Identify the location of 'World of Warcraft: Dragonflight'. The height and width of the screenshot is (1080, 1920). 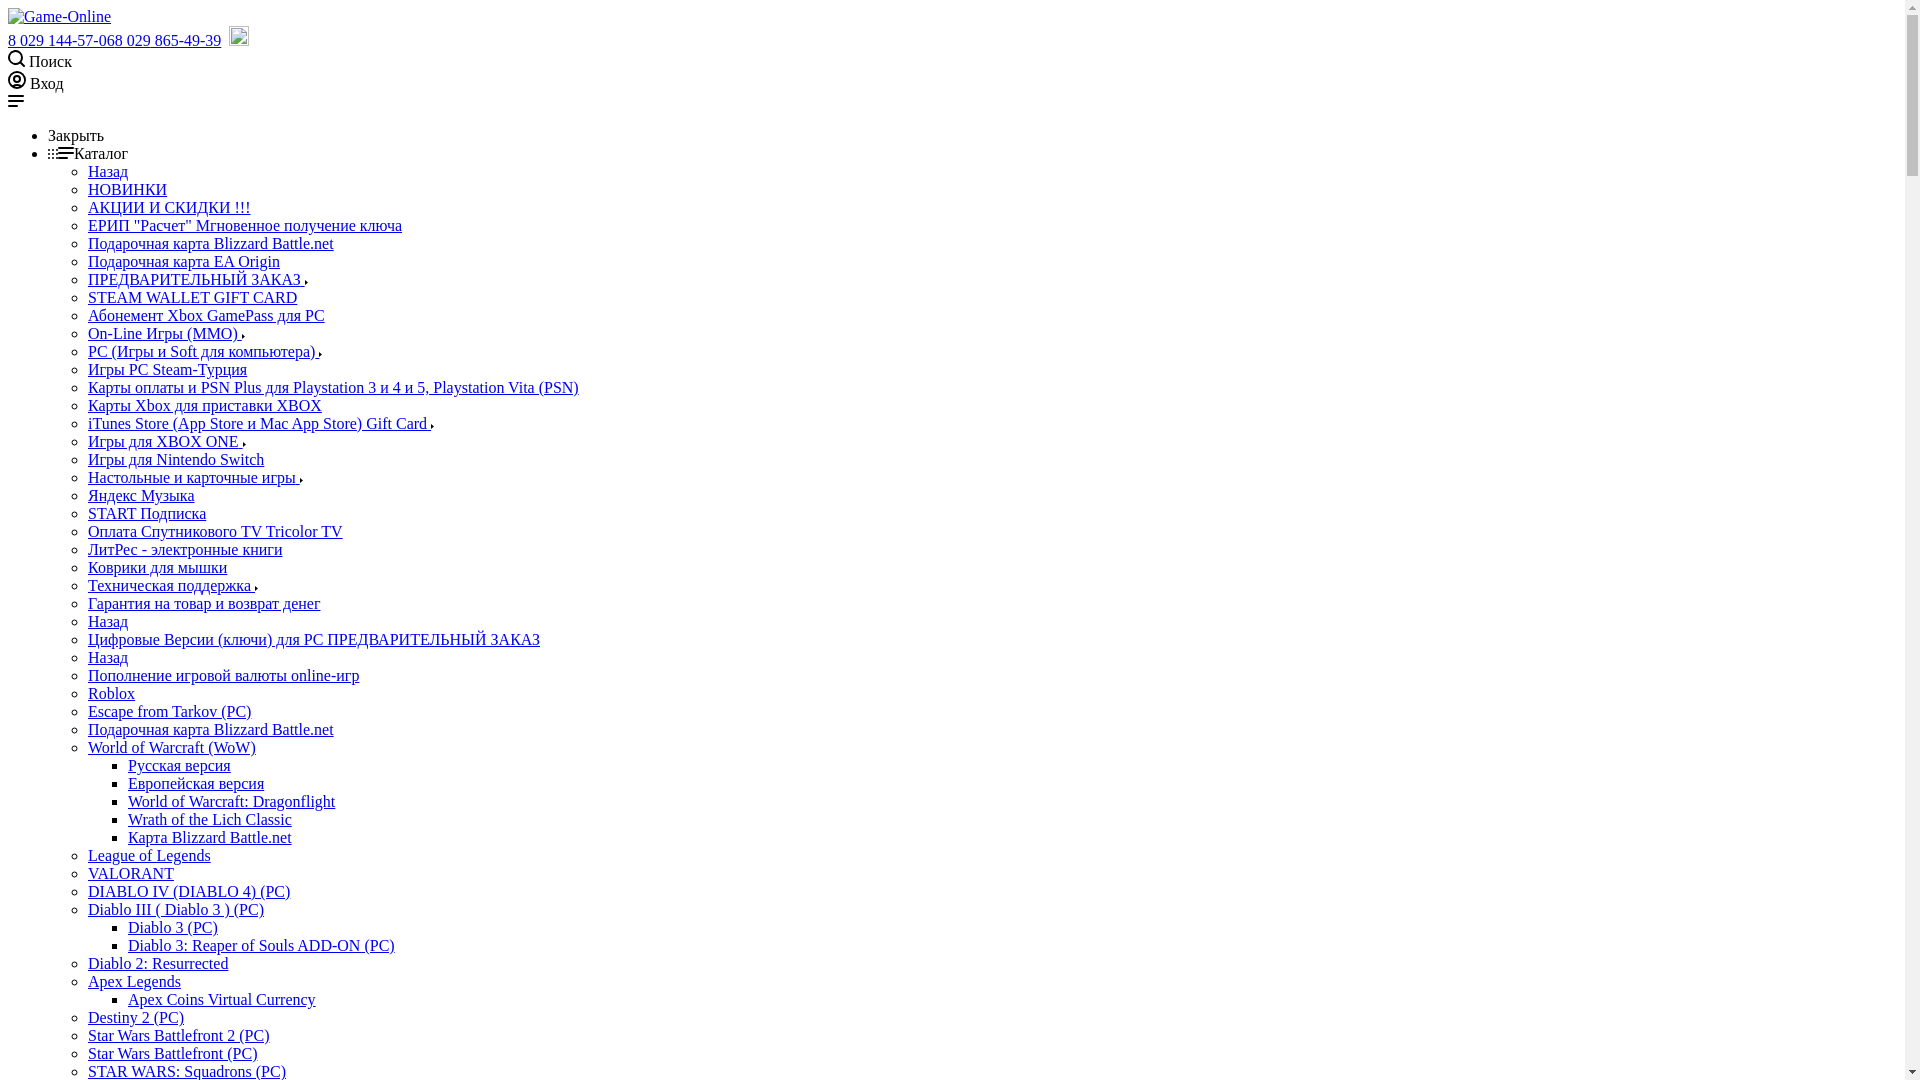
(231, 800).